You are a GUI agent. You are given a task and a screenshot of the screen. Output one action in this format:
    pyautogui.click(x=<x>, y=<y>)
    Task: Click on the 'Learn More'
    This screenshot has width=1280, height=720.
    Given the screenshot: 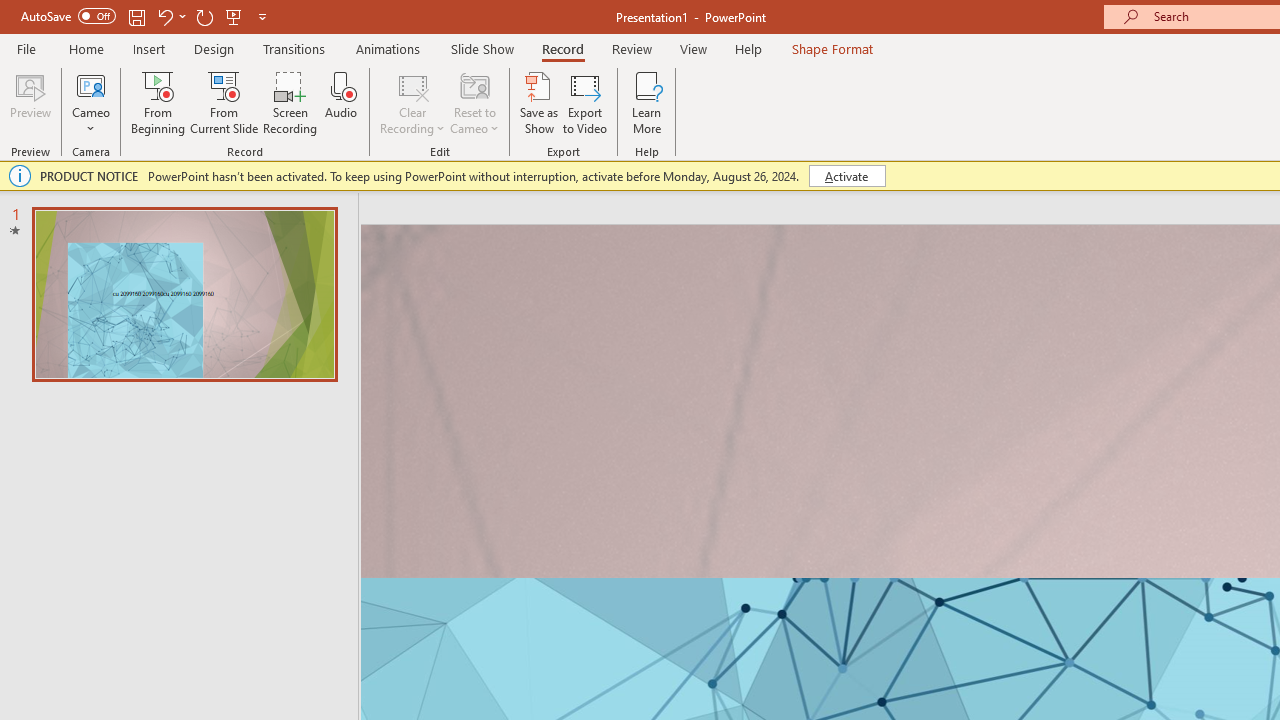 What is the action you would take?
    pyautogui.click(x=647, y=103)
    